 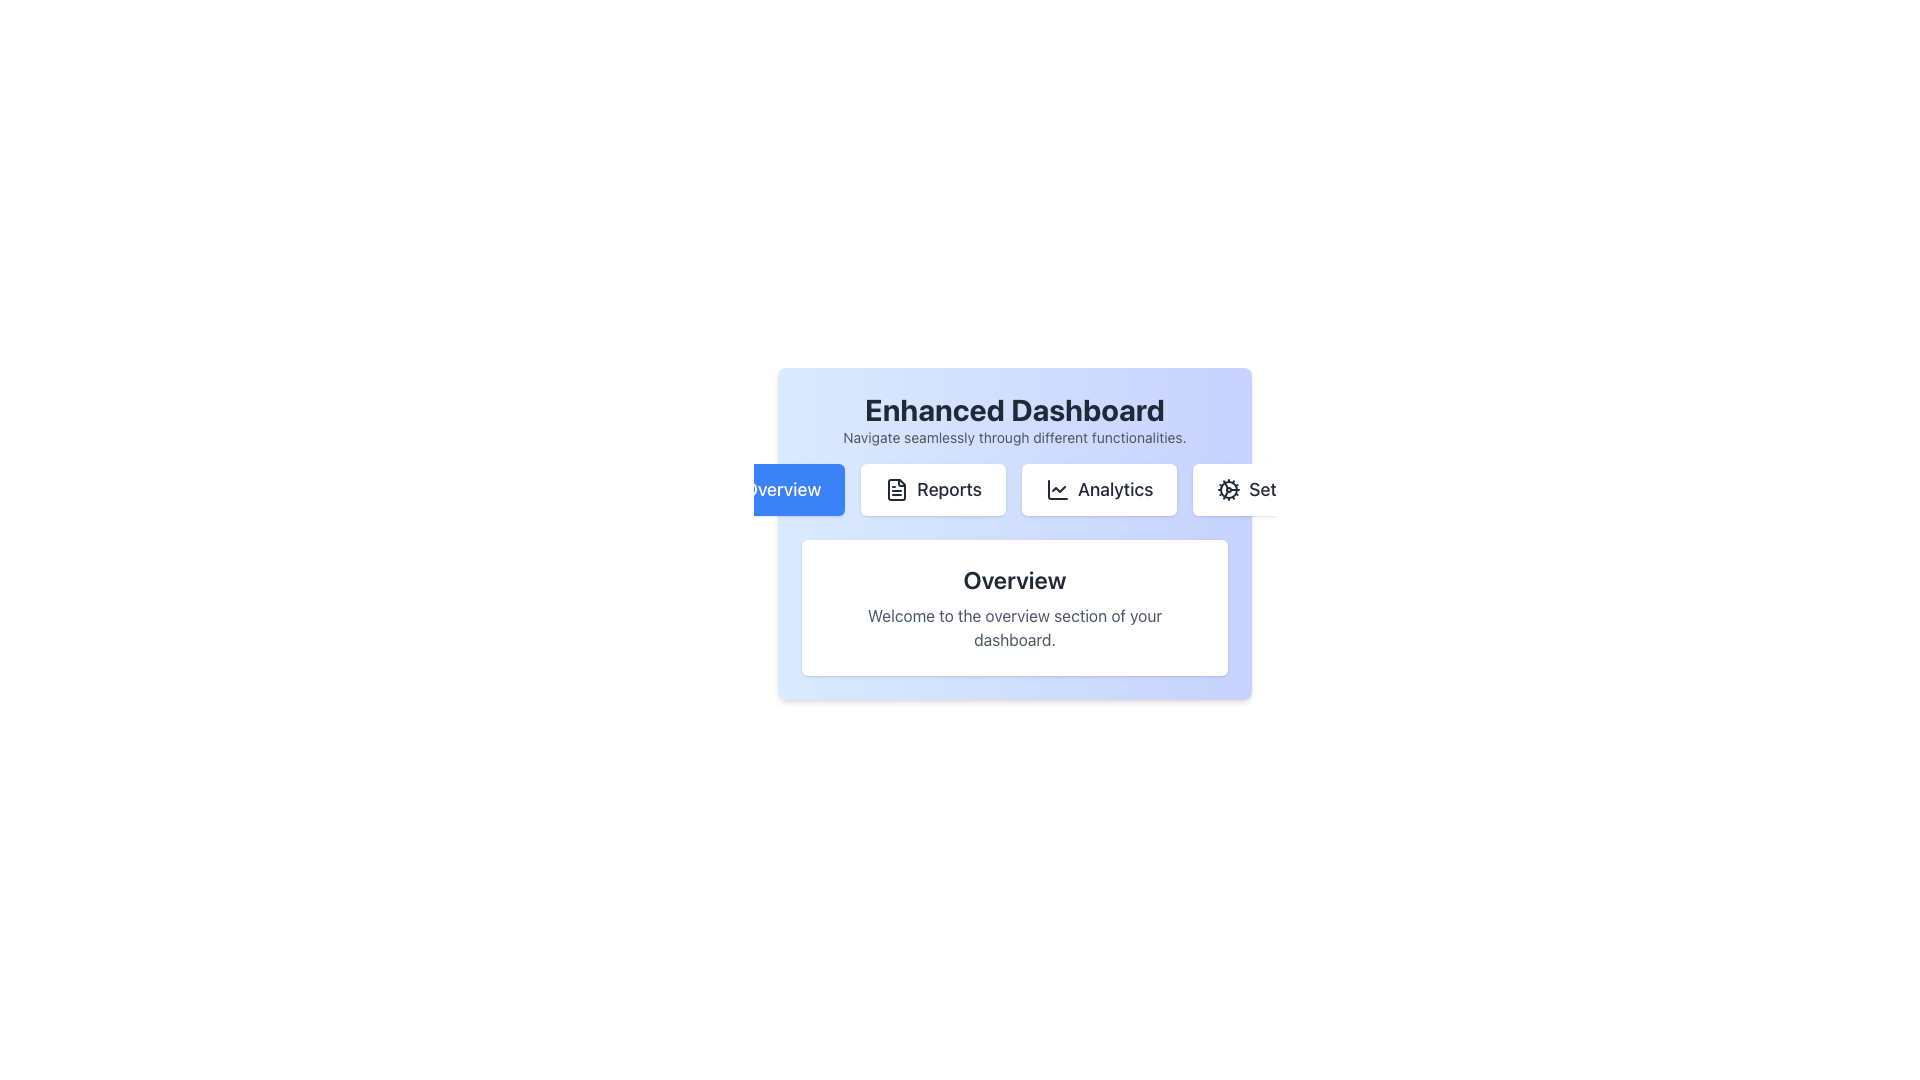 I want to click on the static text containing 'Navigate seamlessly through different functionalities.' which is positioned below the title 'Enhanced Dashboard', so click(x=1014, y=437).